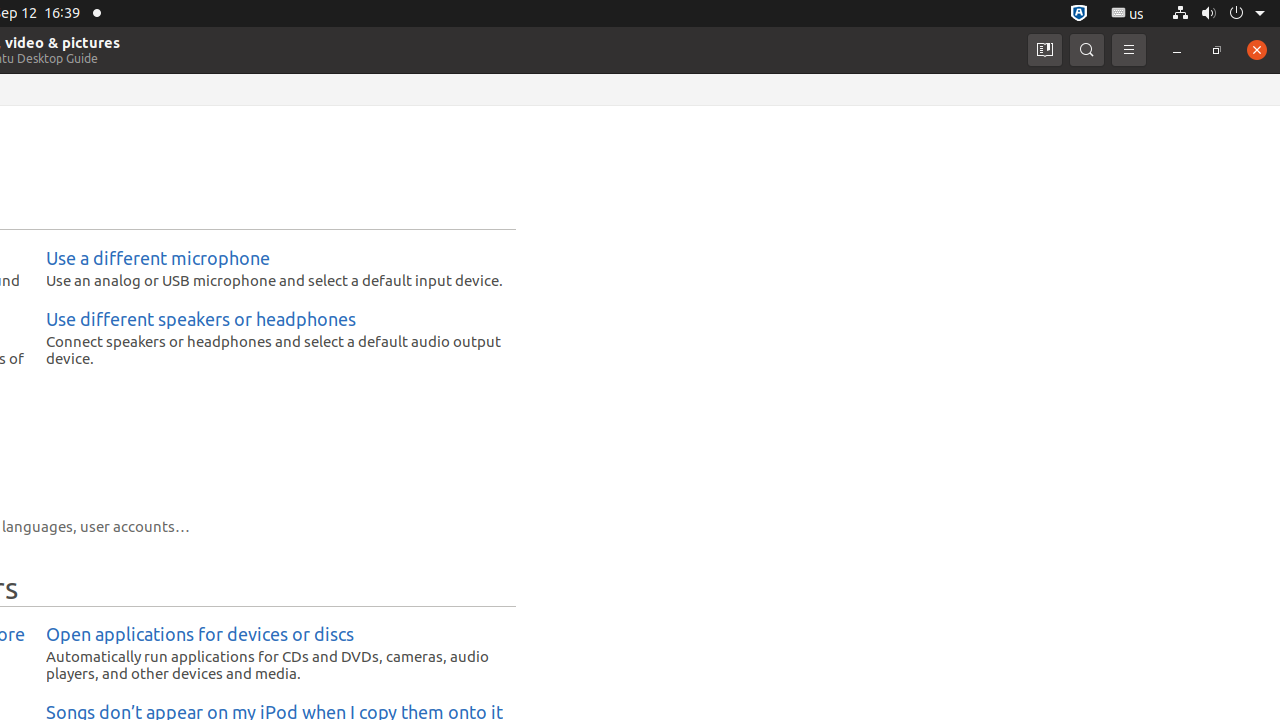 The width and height of the screenshot is (1280, 720). What do you see at coordinates (1255, 48) in the screenshot?
I see `'Close'` at bounding box center [1255, 48].